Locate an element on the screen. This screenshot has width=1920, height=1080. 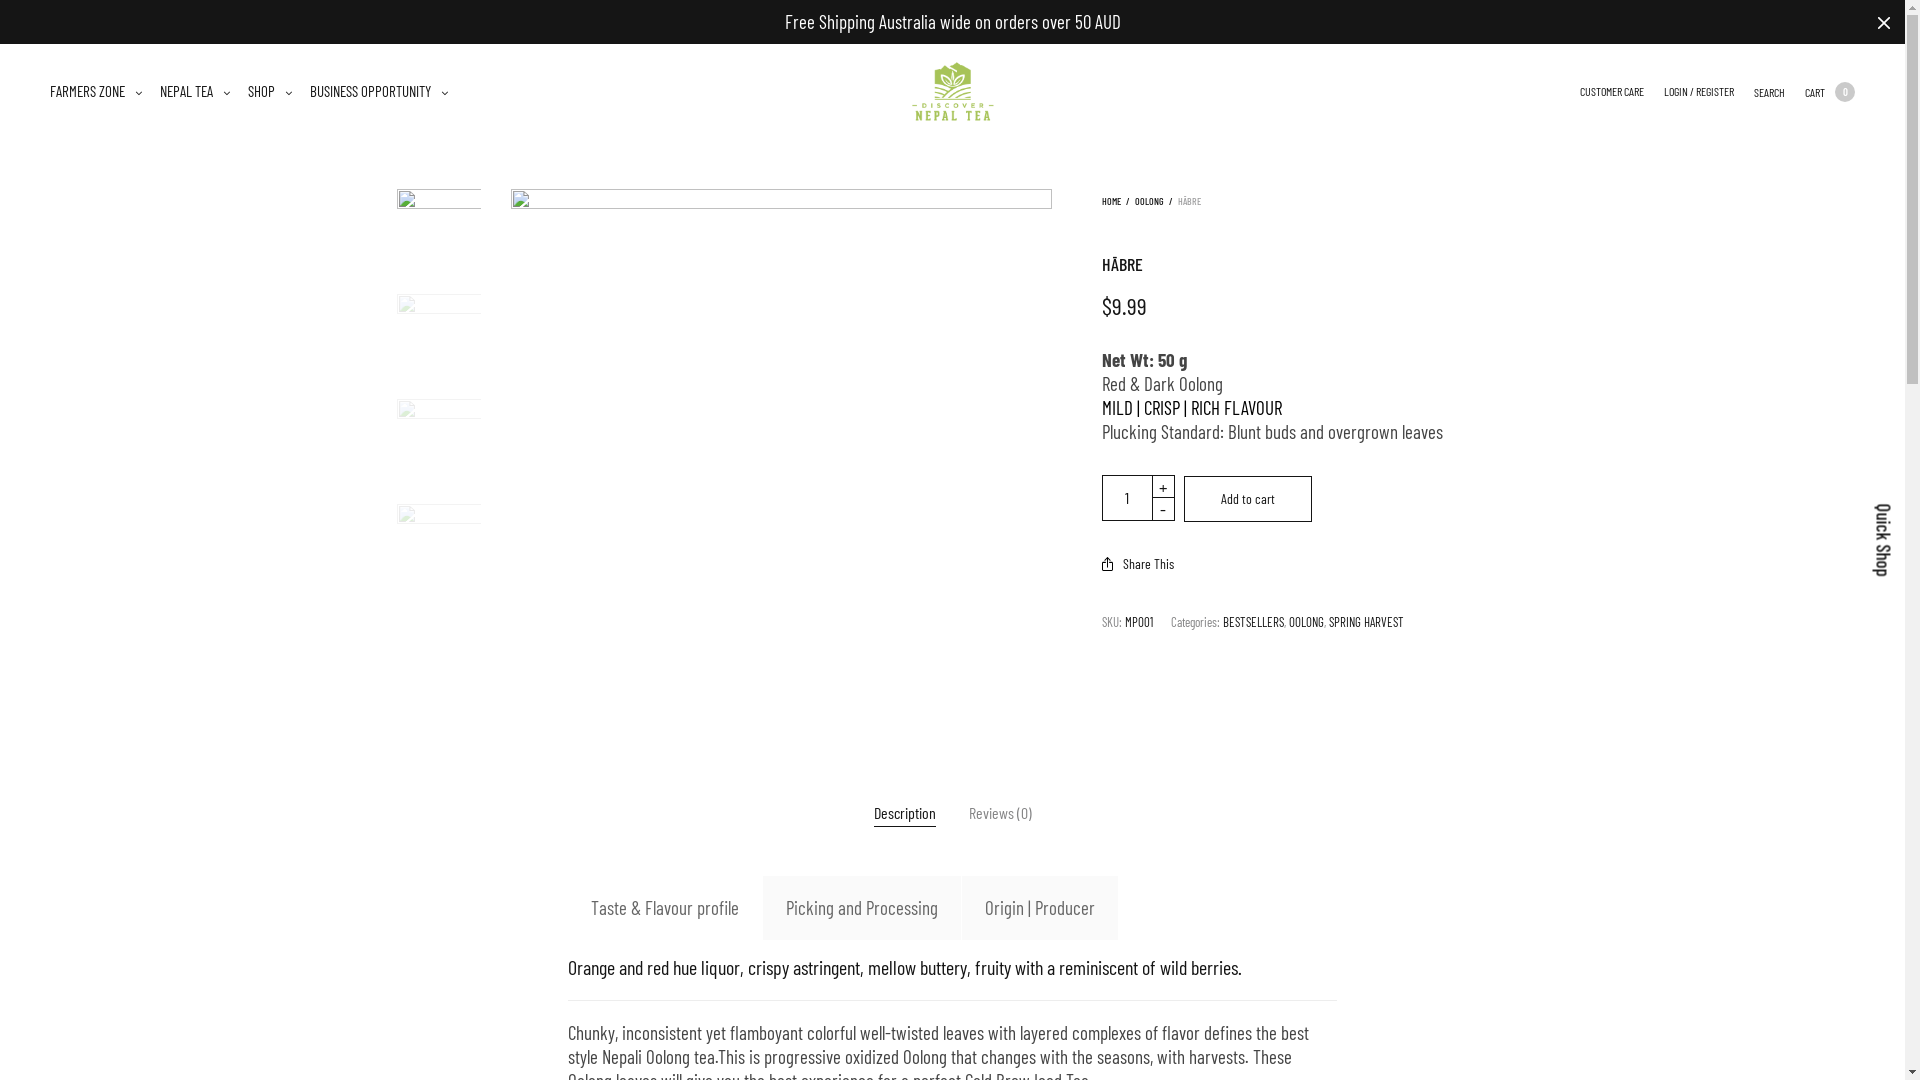
'OOLONG' is located at coordinates (1149, 200).